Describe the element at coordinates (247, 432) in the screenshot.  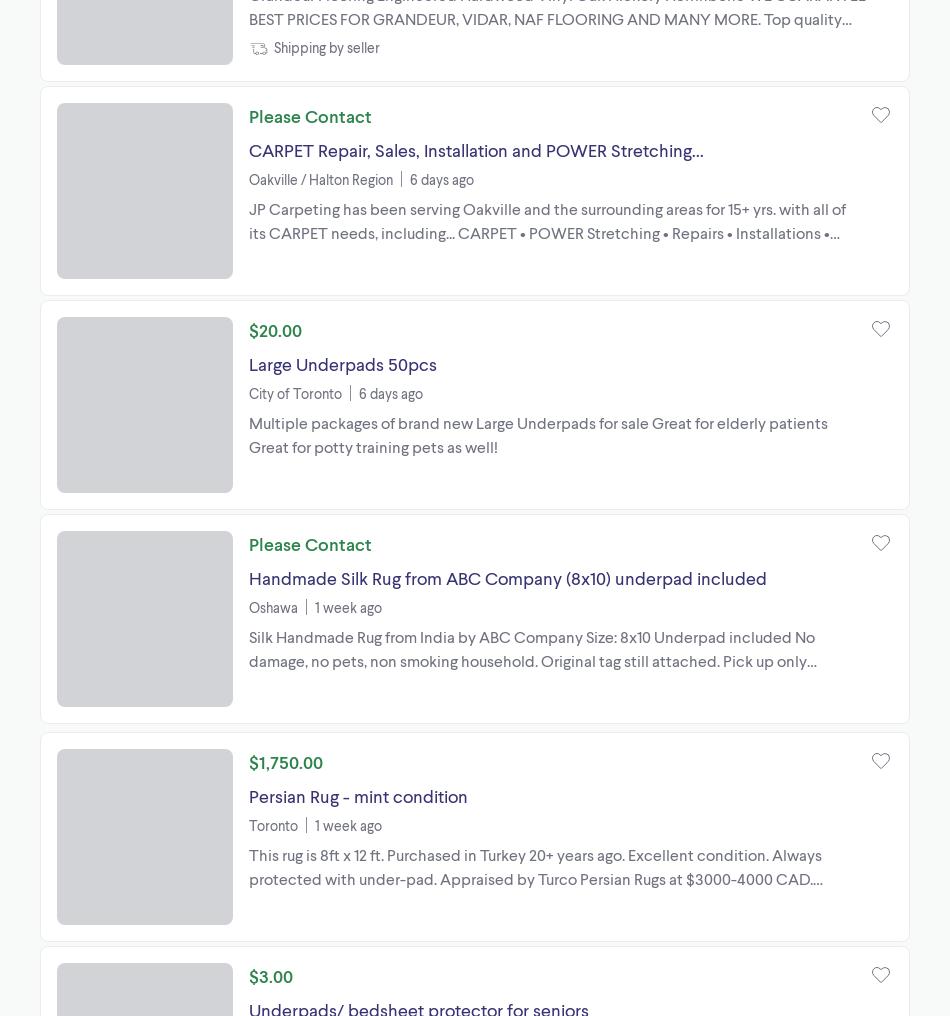
I see `'Multiple packages of brand new Large Underpads for sale Great for elderly patients Great for potty training pets as well!'` at that location.